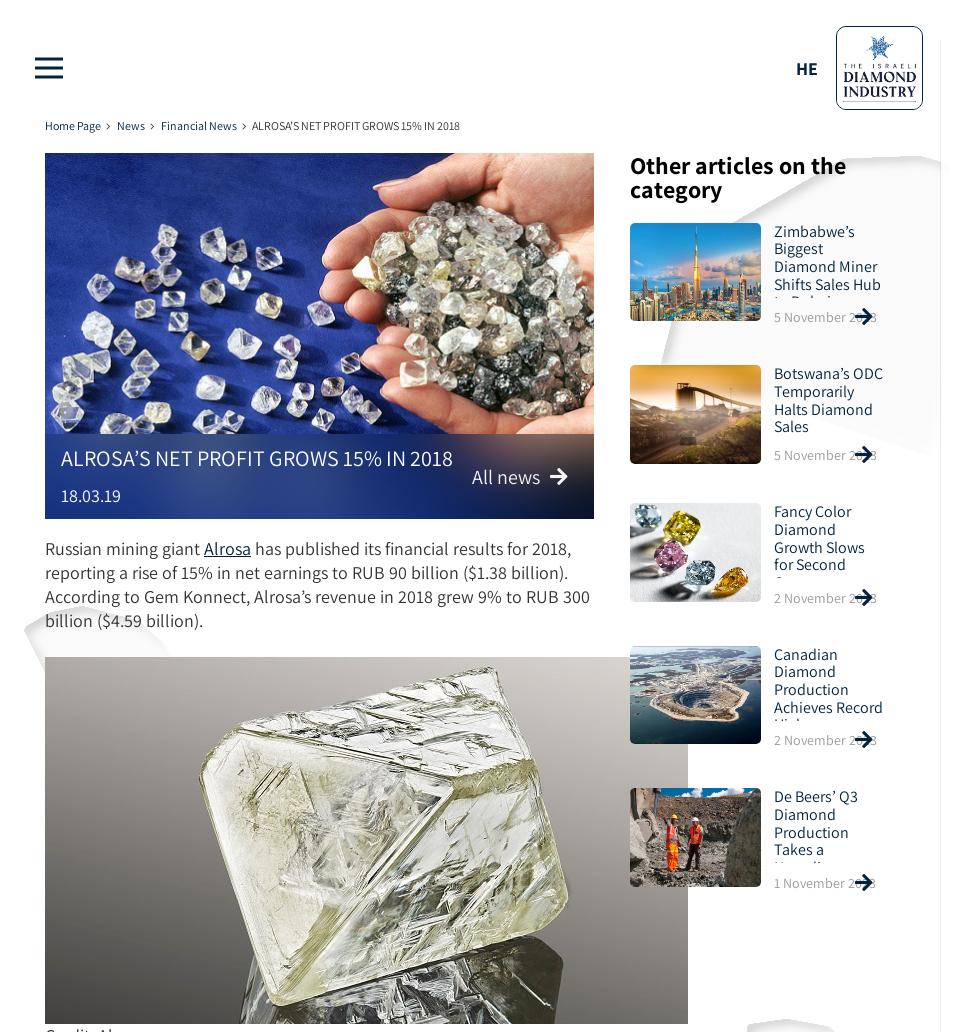 The width and height of the screenshot is (953, 1032). I want to click on 'News', so click(128, 125).